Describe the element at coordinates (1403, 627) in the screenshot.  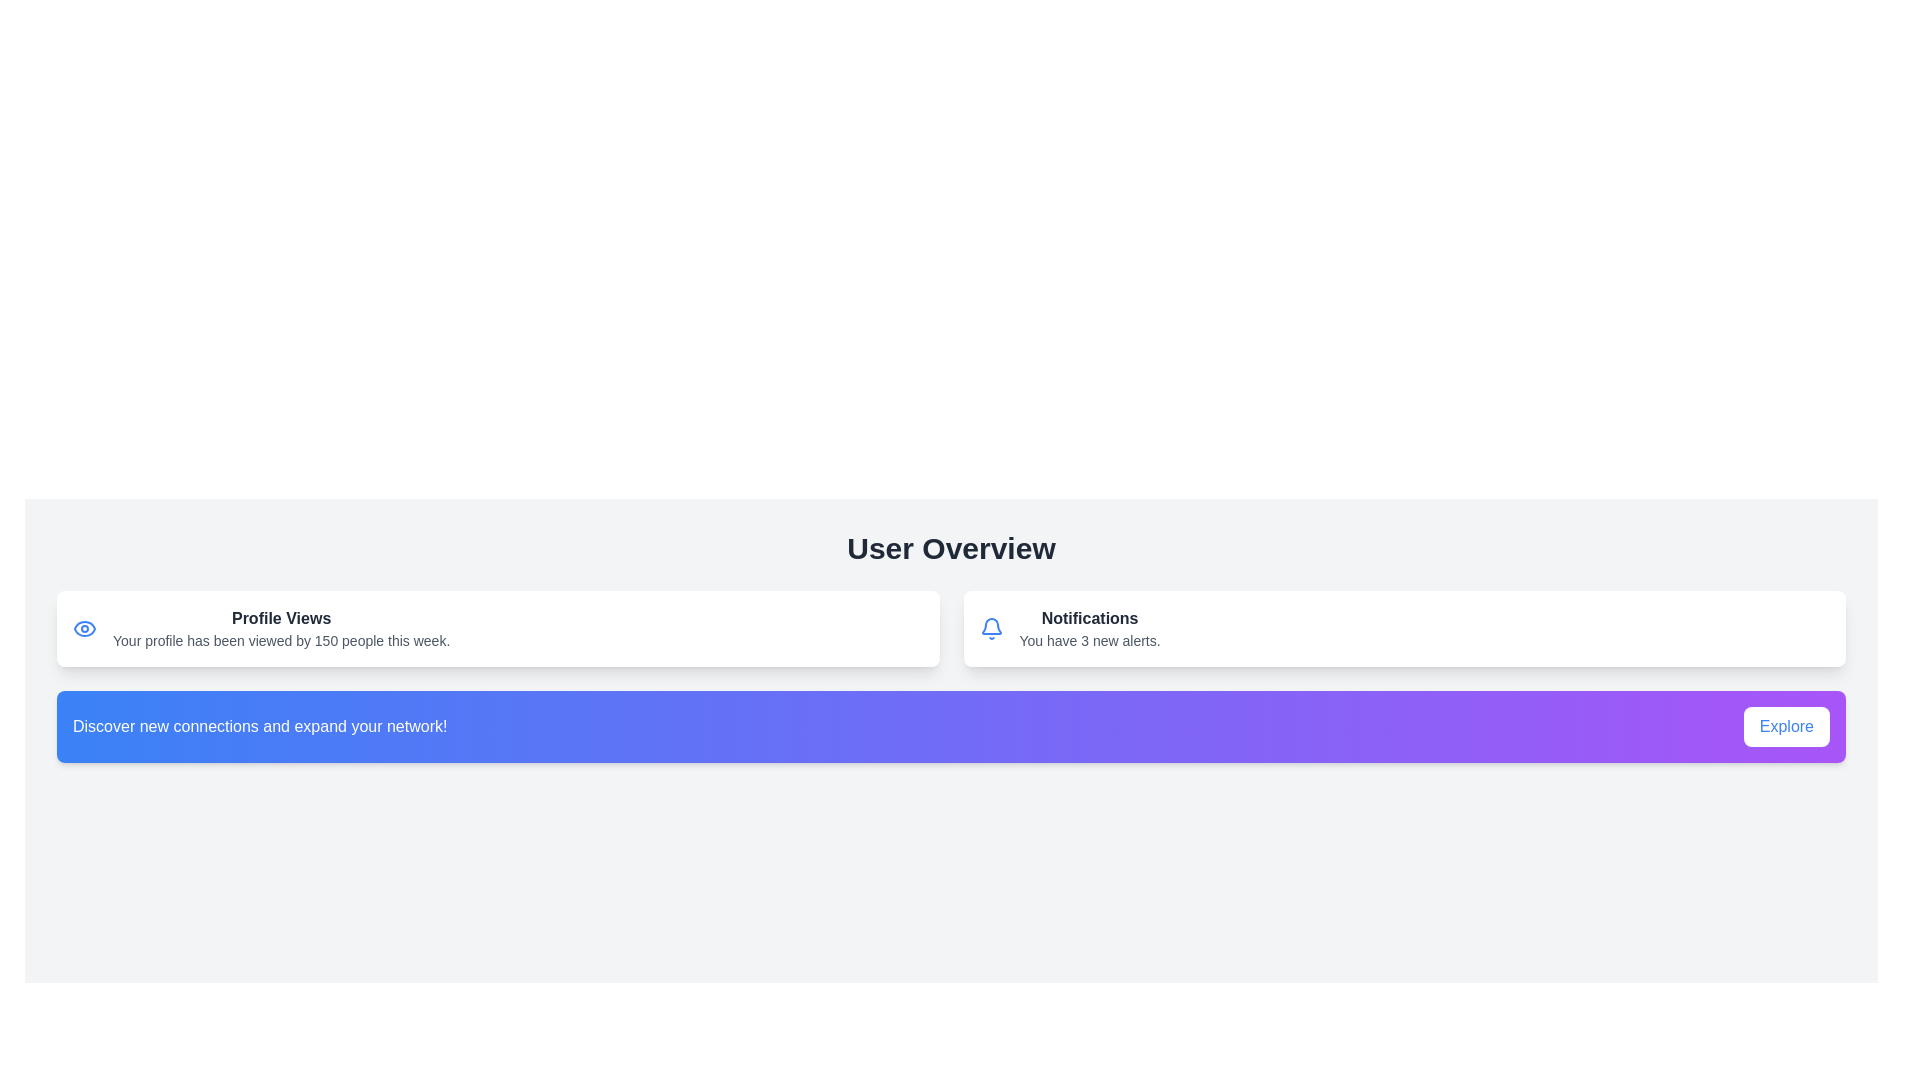
I see `the Notification Box that displays the count of new notifications and a brief description, located in the second column of the grid layout` at that location.